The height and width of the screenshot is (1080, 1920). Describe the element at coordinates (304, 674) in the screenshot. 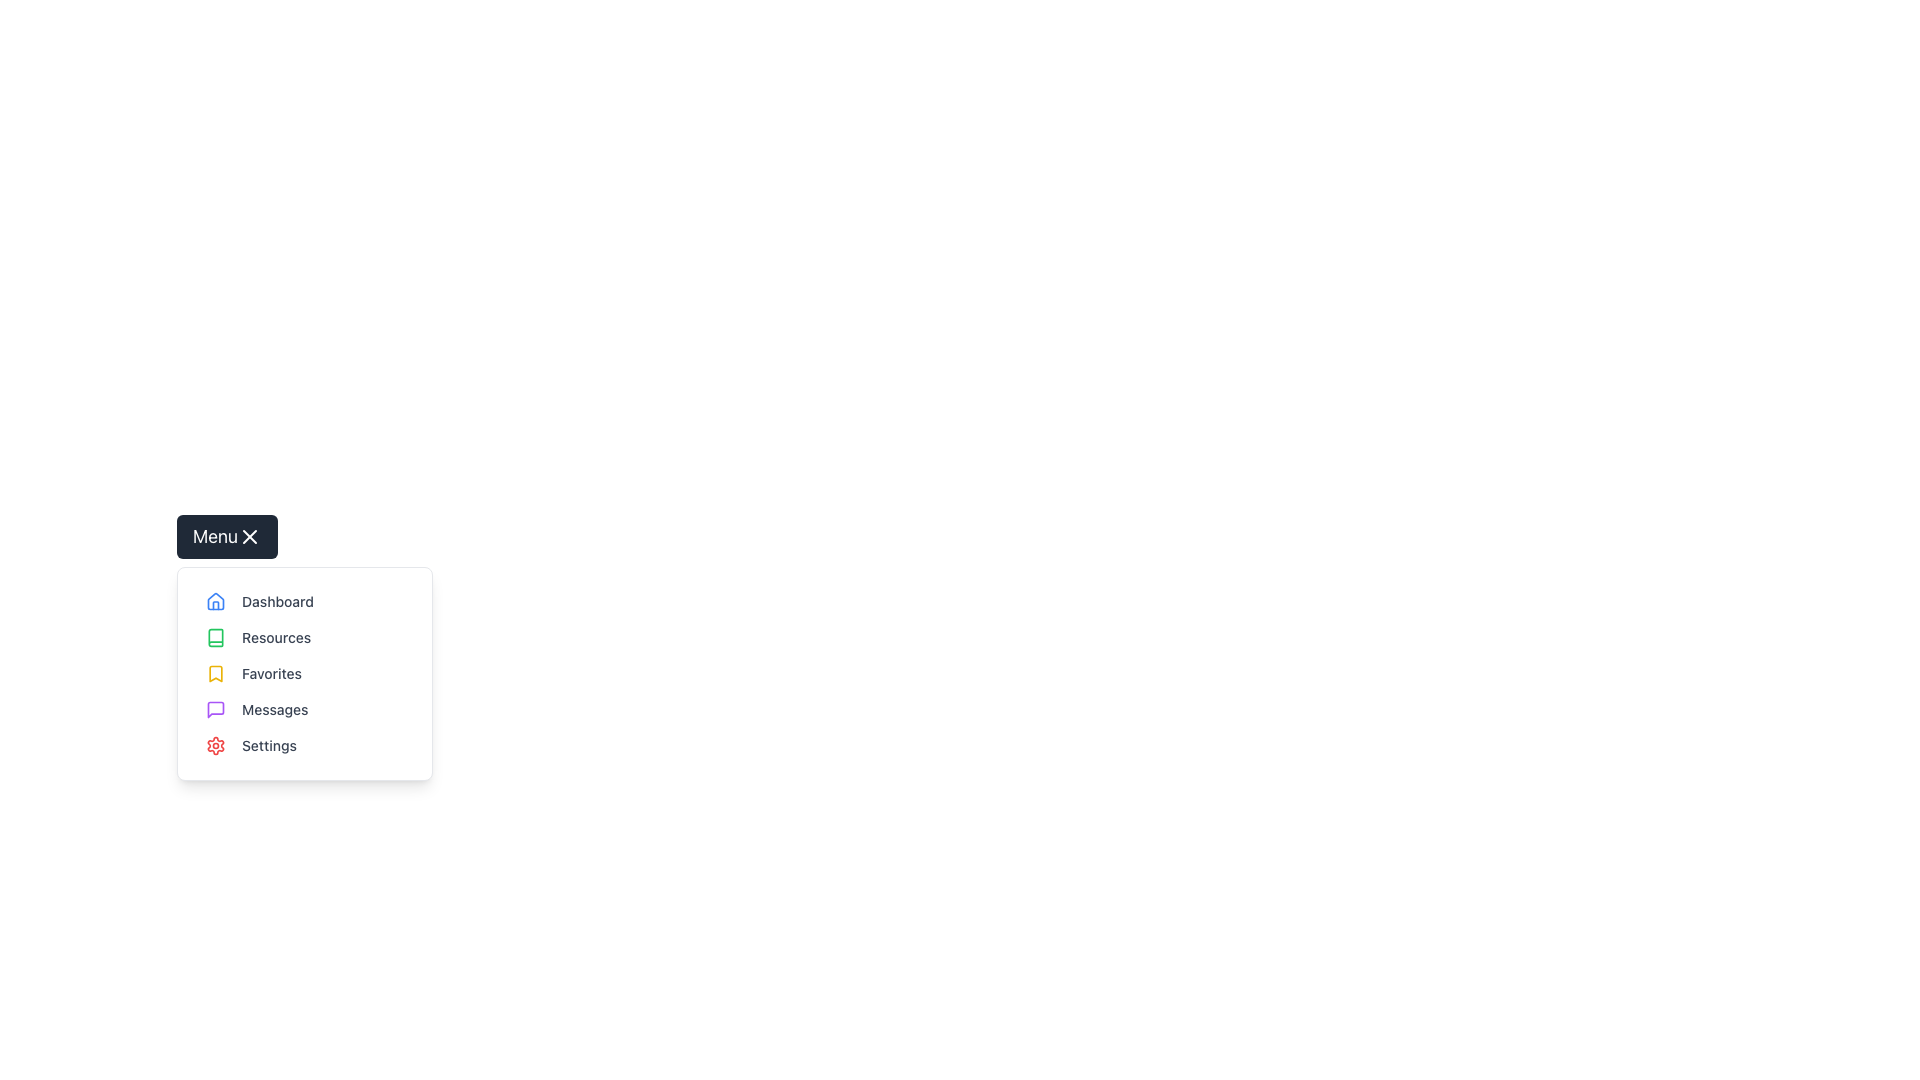

I see `outside the Dropdown Menu List` at that location.